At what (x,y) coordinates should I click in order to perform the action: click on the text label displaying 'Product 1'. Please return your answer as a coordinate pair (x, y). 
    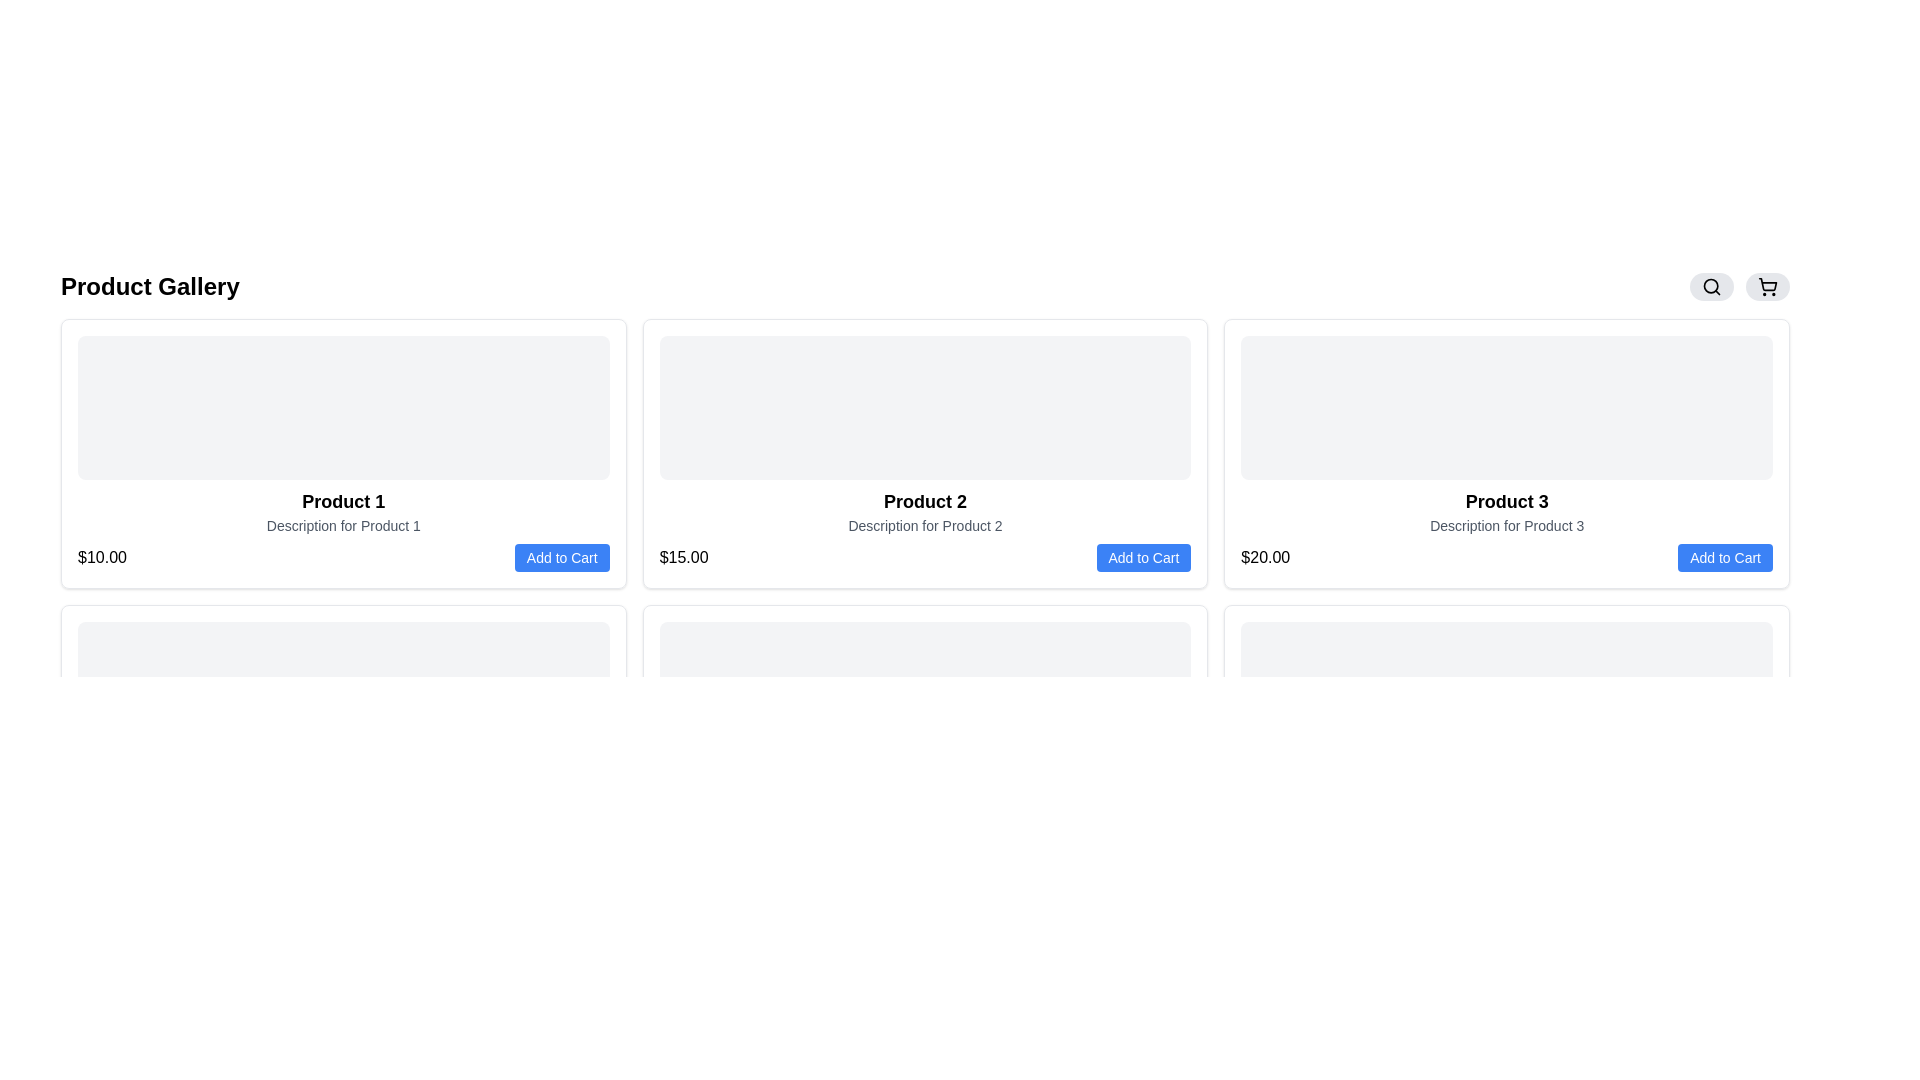
    Looking at the image, I should click on (343, 500).